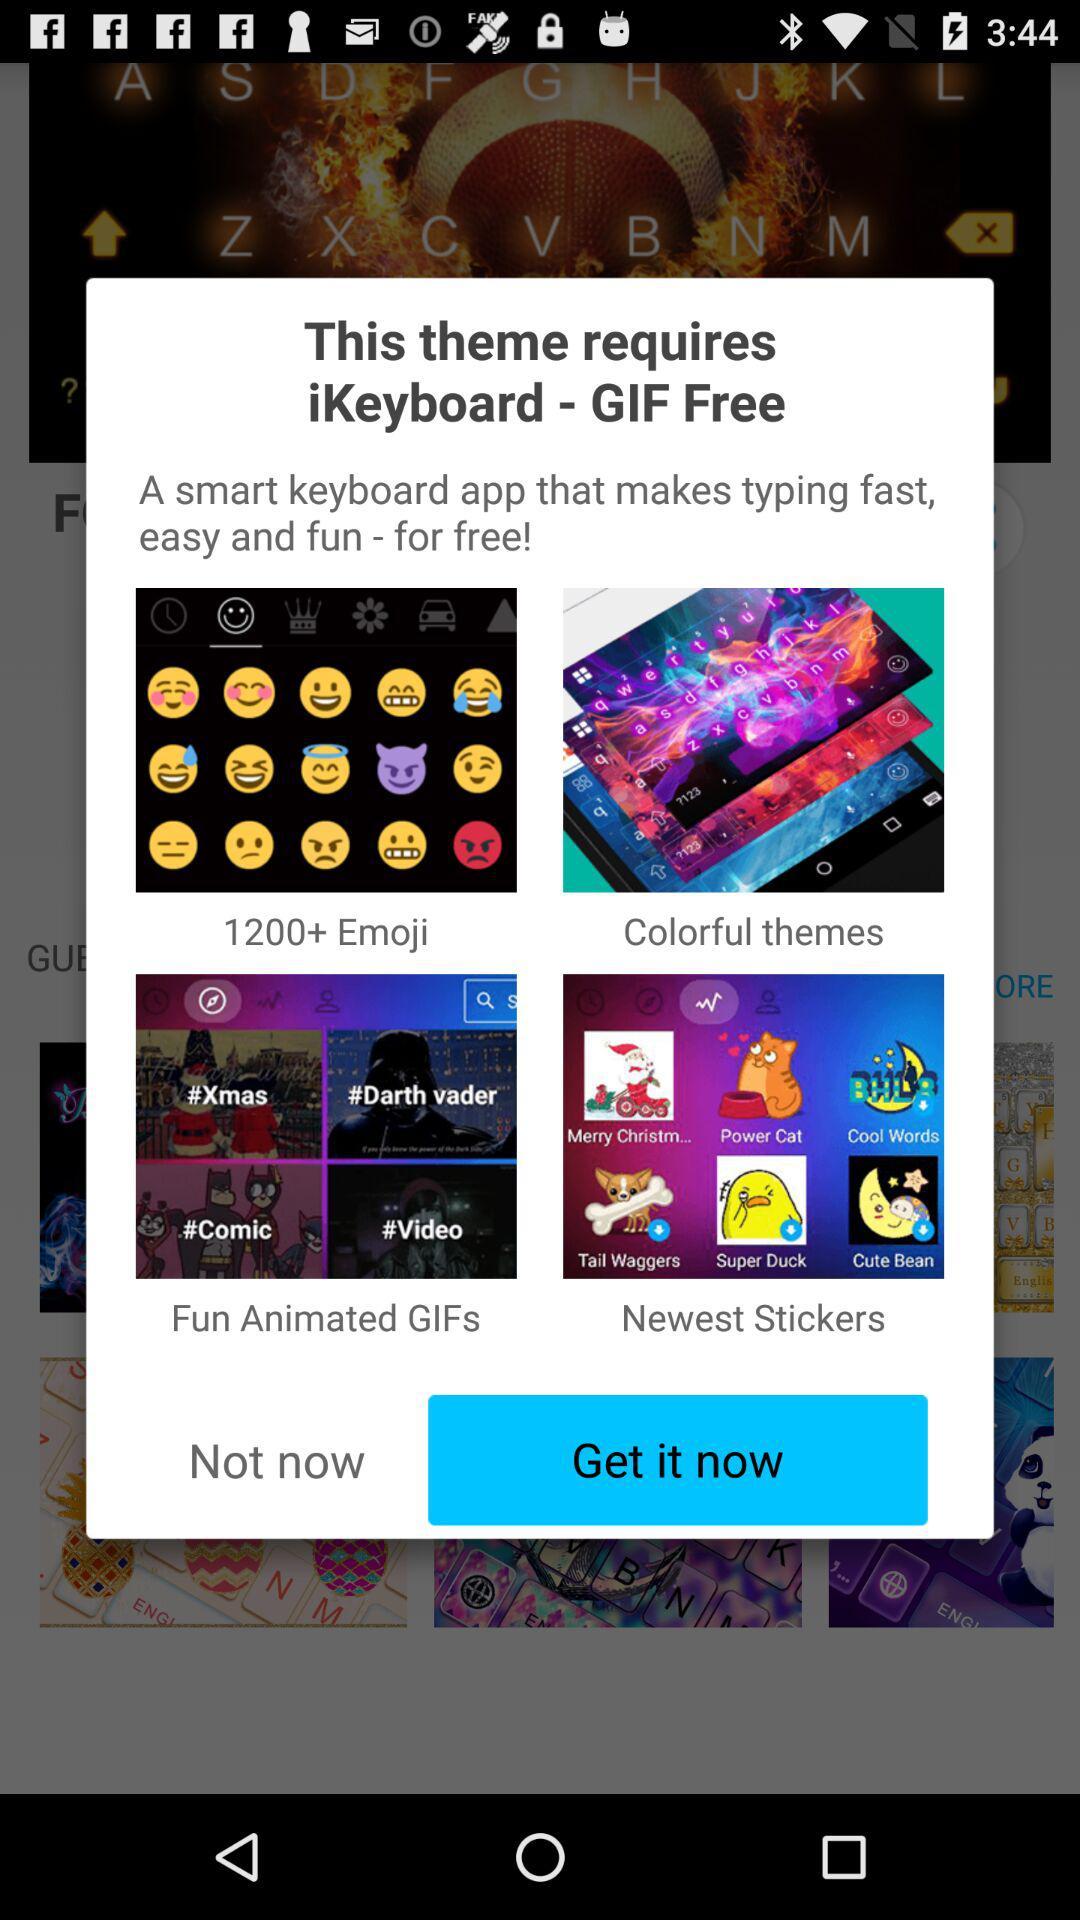  What do you see at coordinates (276, 1460) in the screenshot?
I see `the icon next to get it now button` at bounding box center [276, 1460].